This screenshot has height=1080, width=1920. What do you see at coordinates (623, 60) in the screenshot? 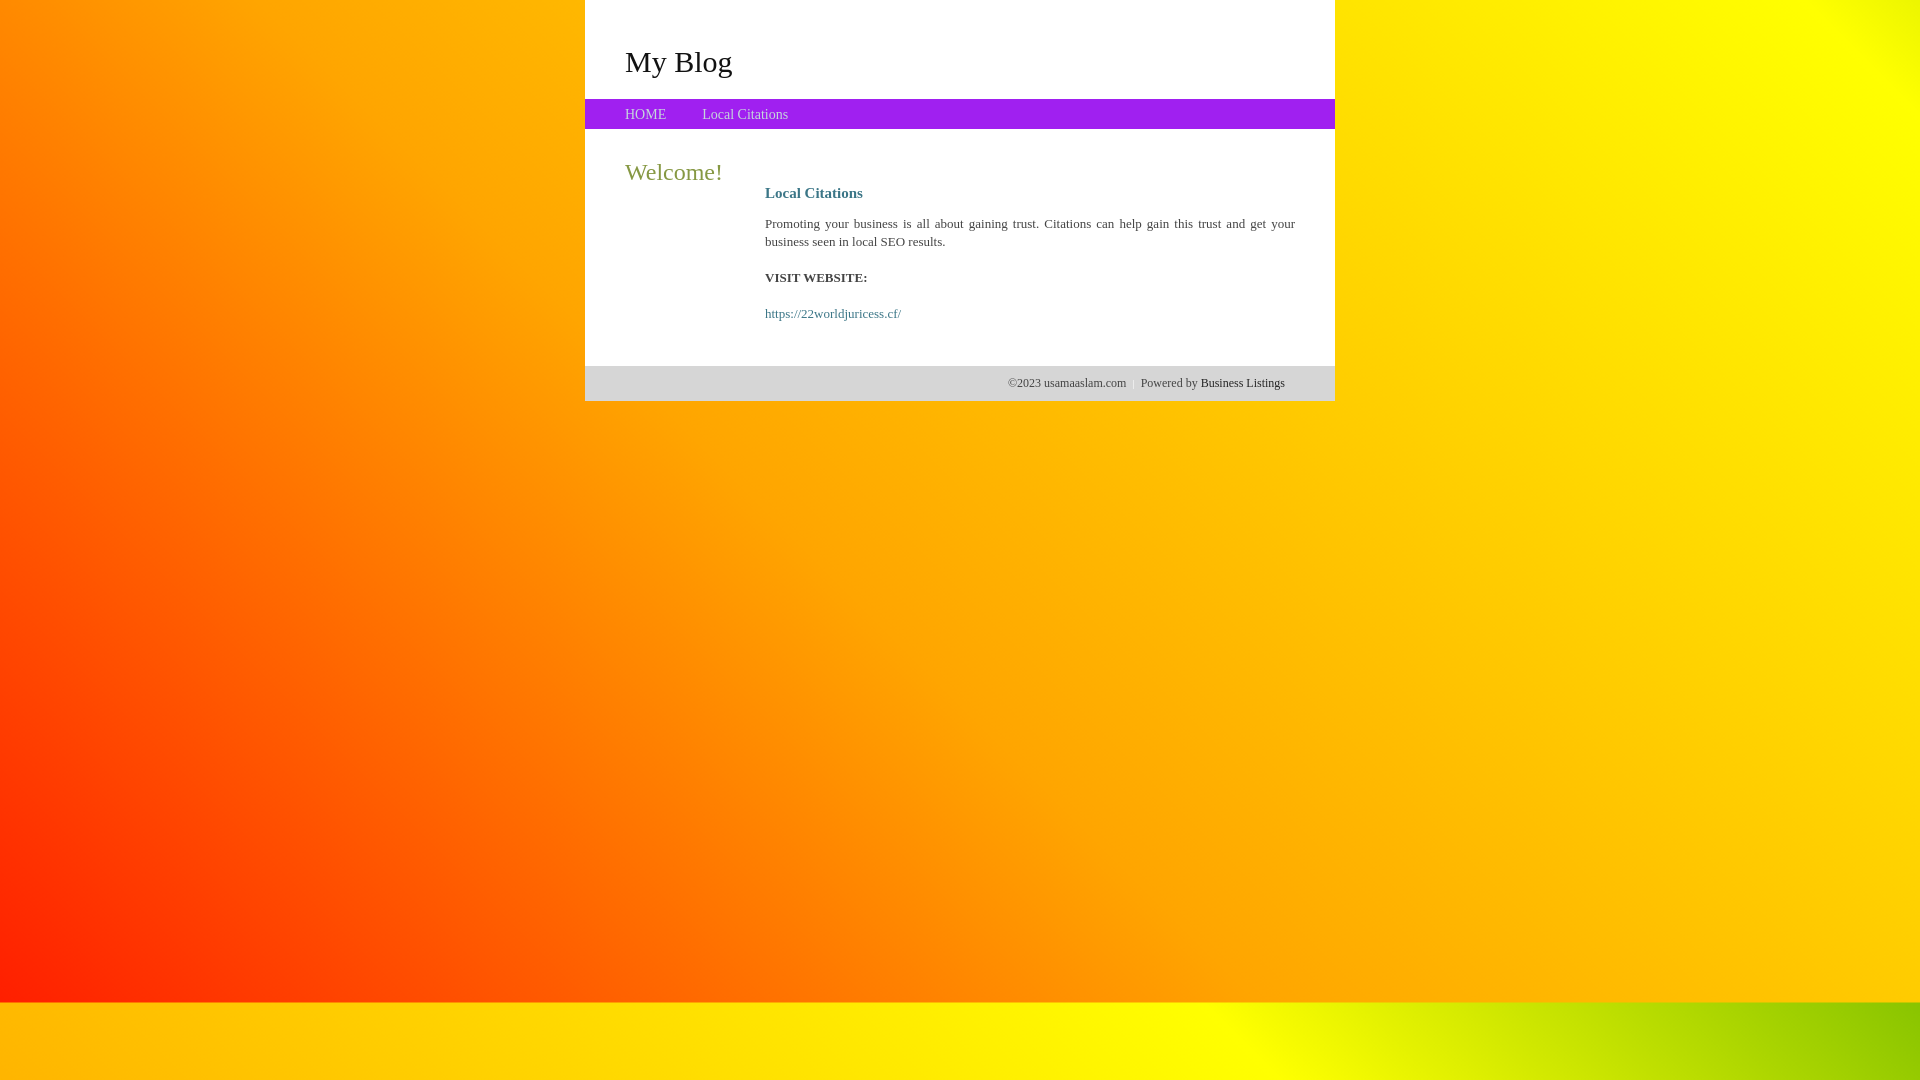
I see `'My Blog'` at bounding box center [623, 60].